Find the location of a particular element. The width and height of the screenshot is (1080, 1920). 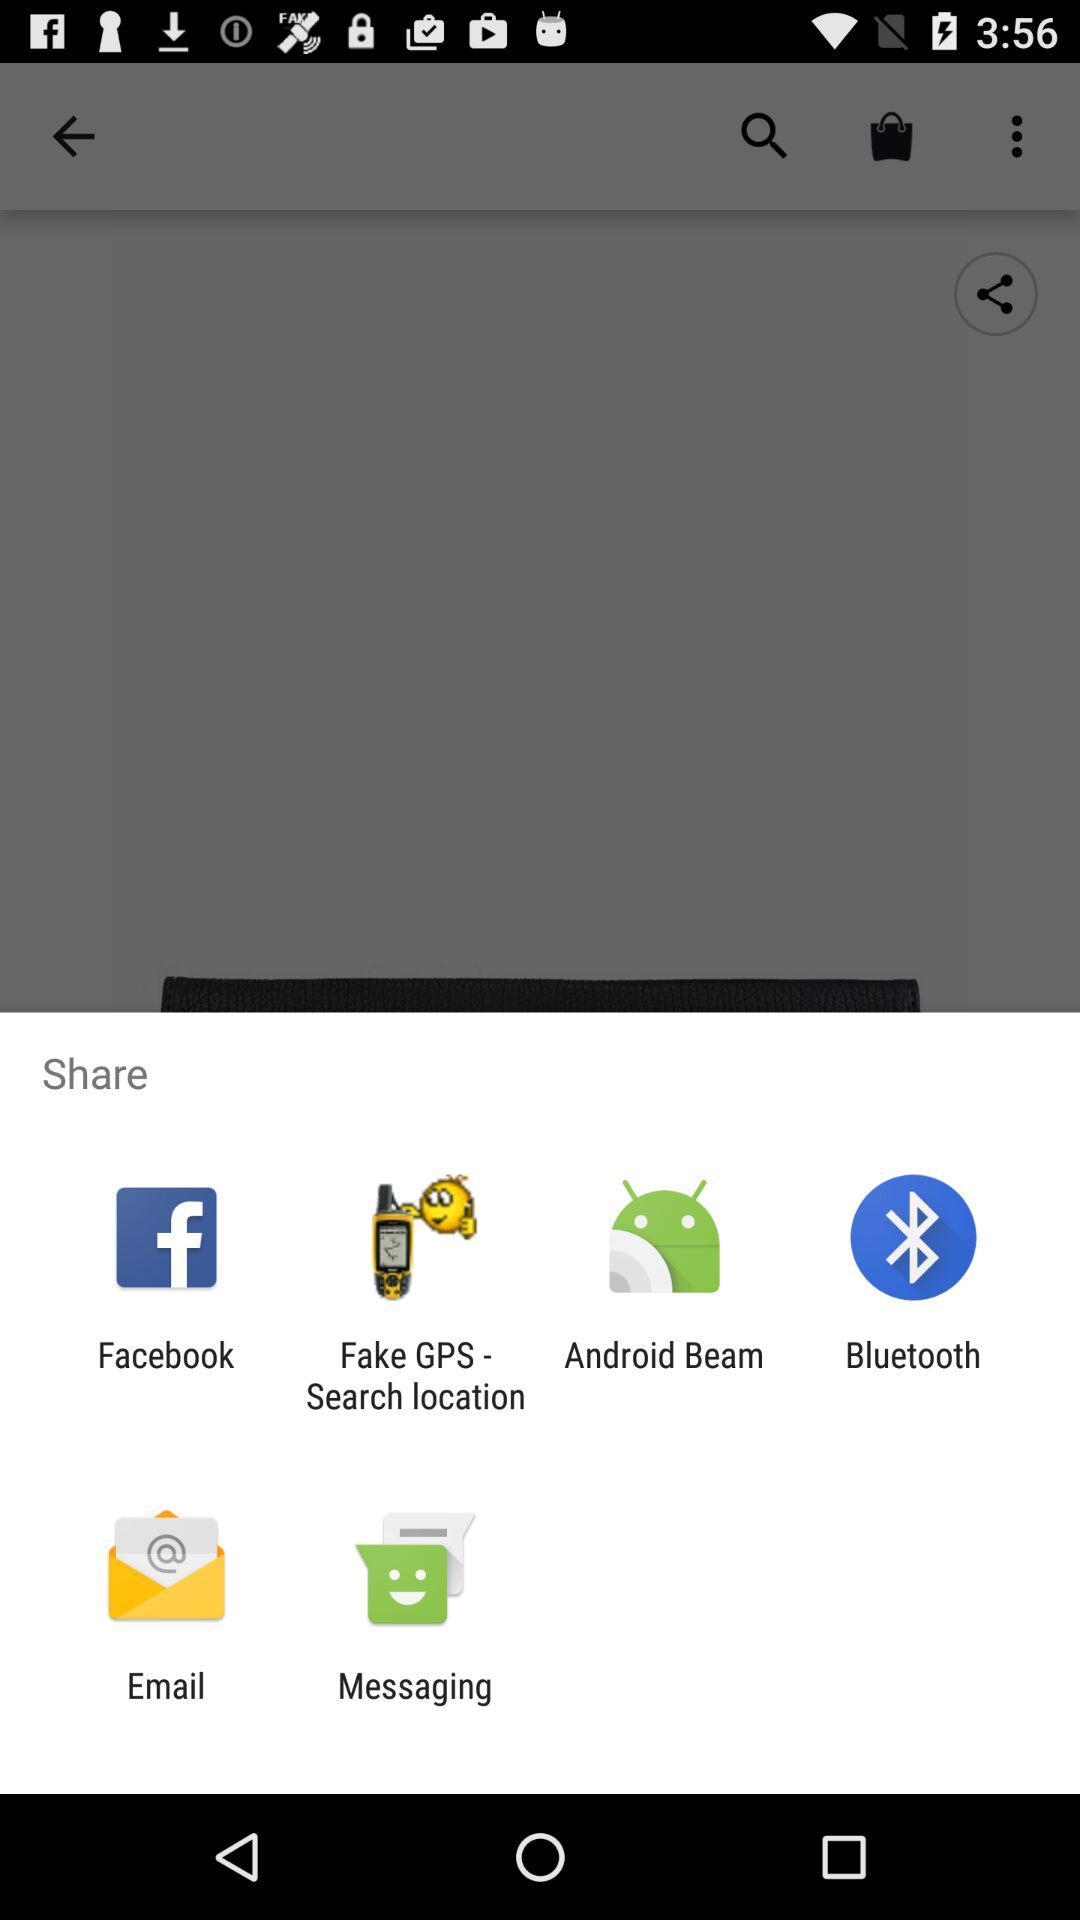

the email app is located at coordinates (165, 1705).